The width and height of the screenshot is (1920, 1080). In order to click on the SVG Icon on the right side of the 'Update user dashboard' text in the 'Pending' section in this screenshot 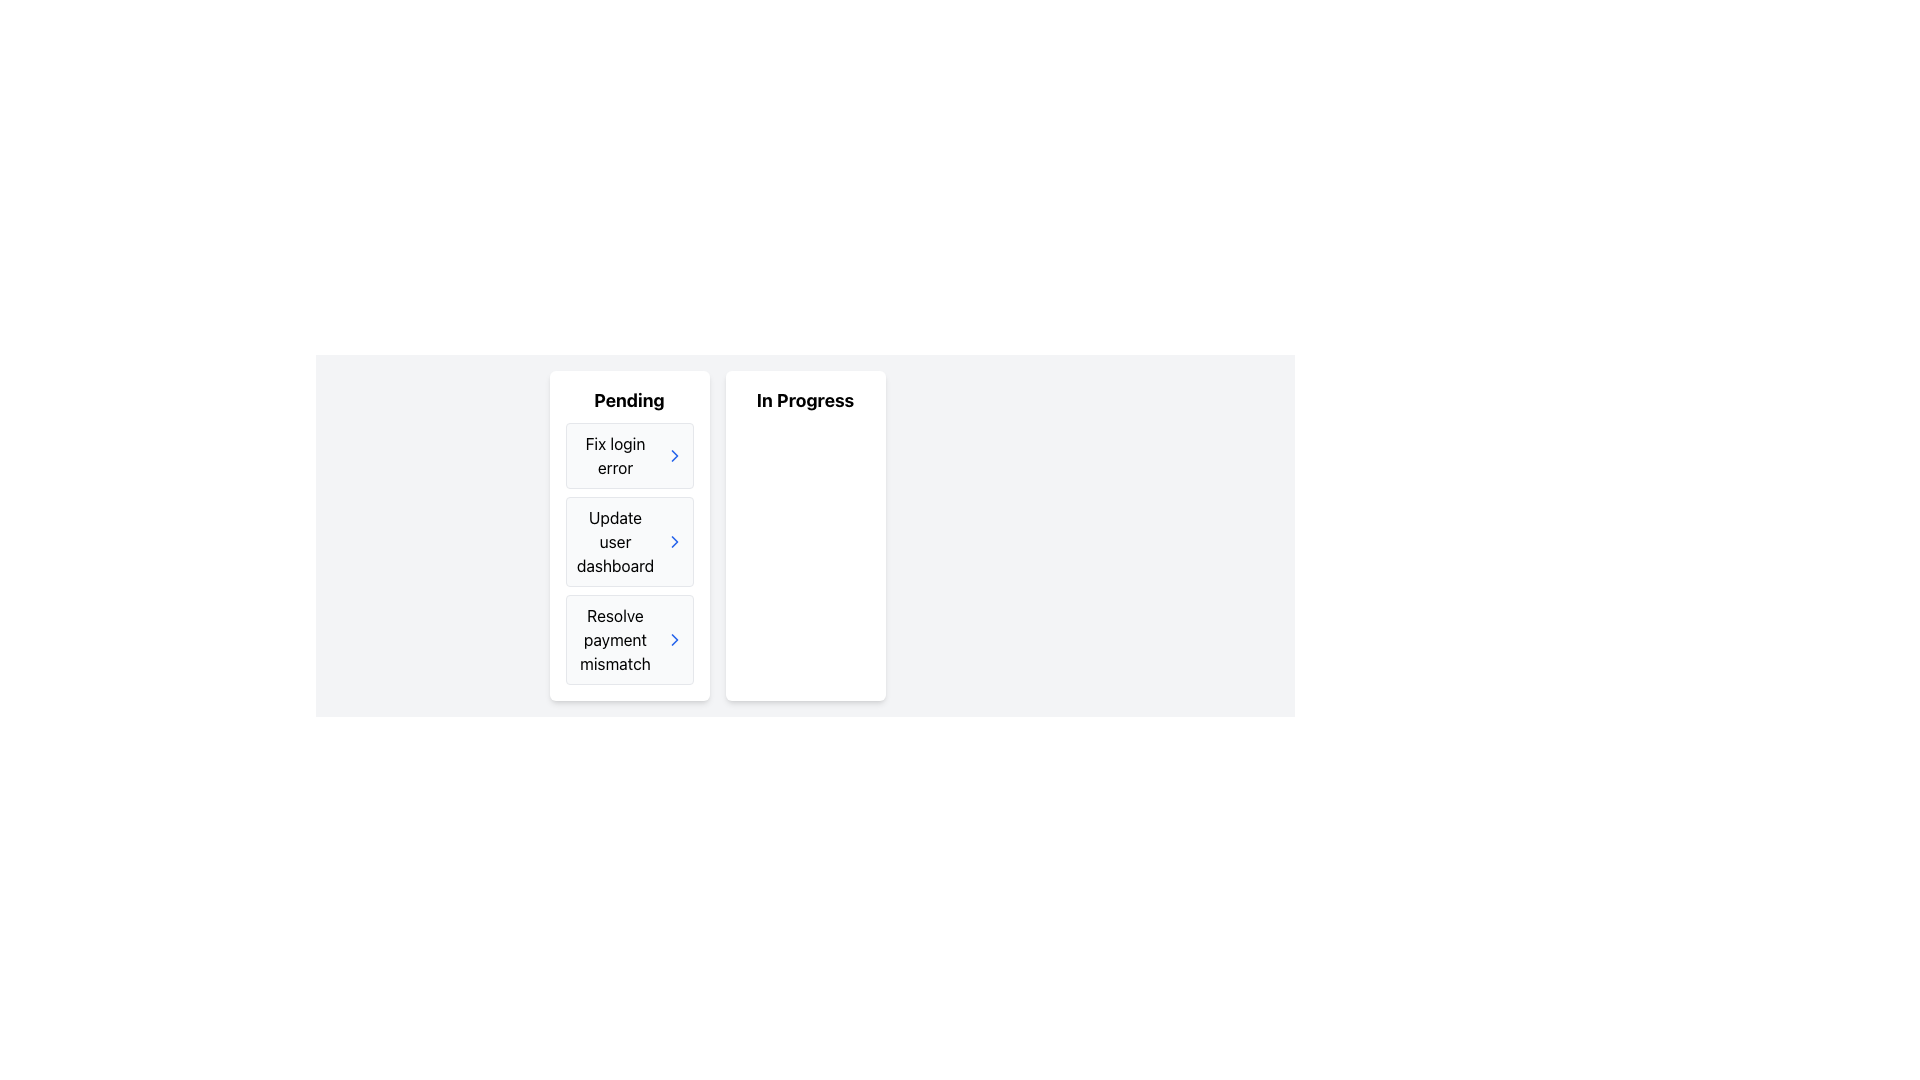, I will do `click(674, 640)`.